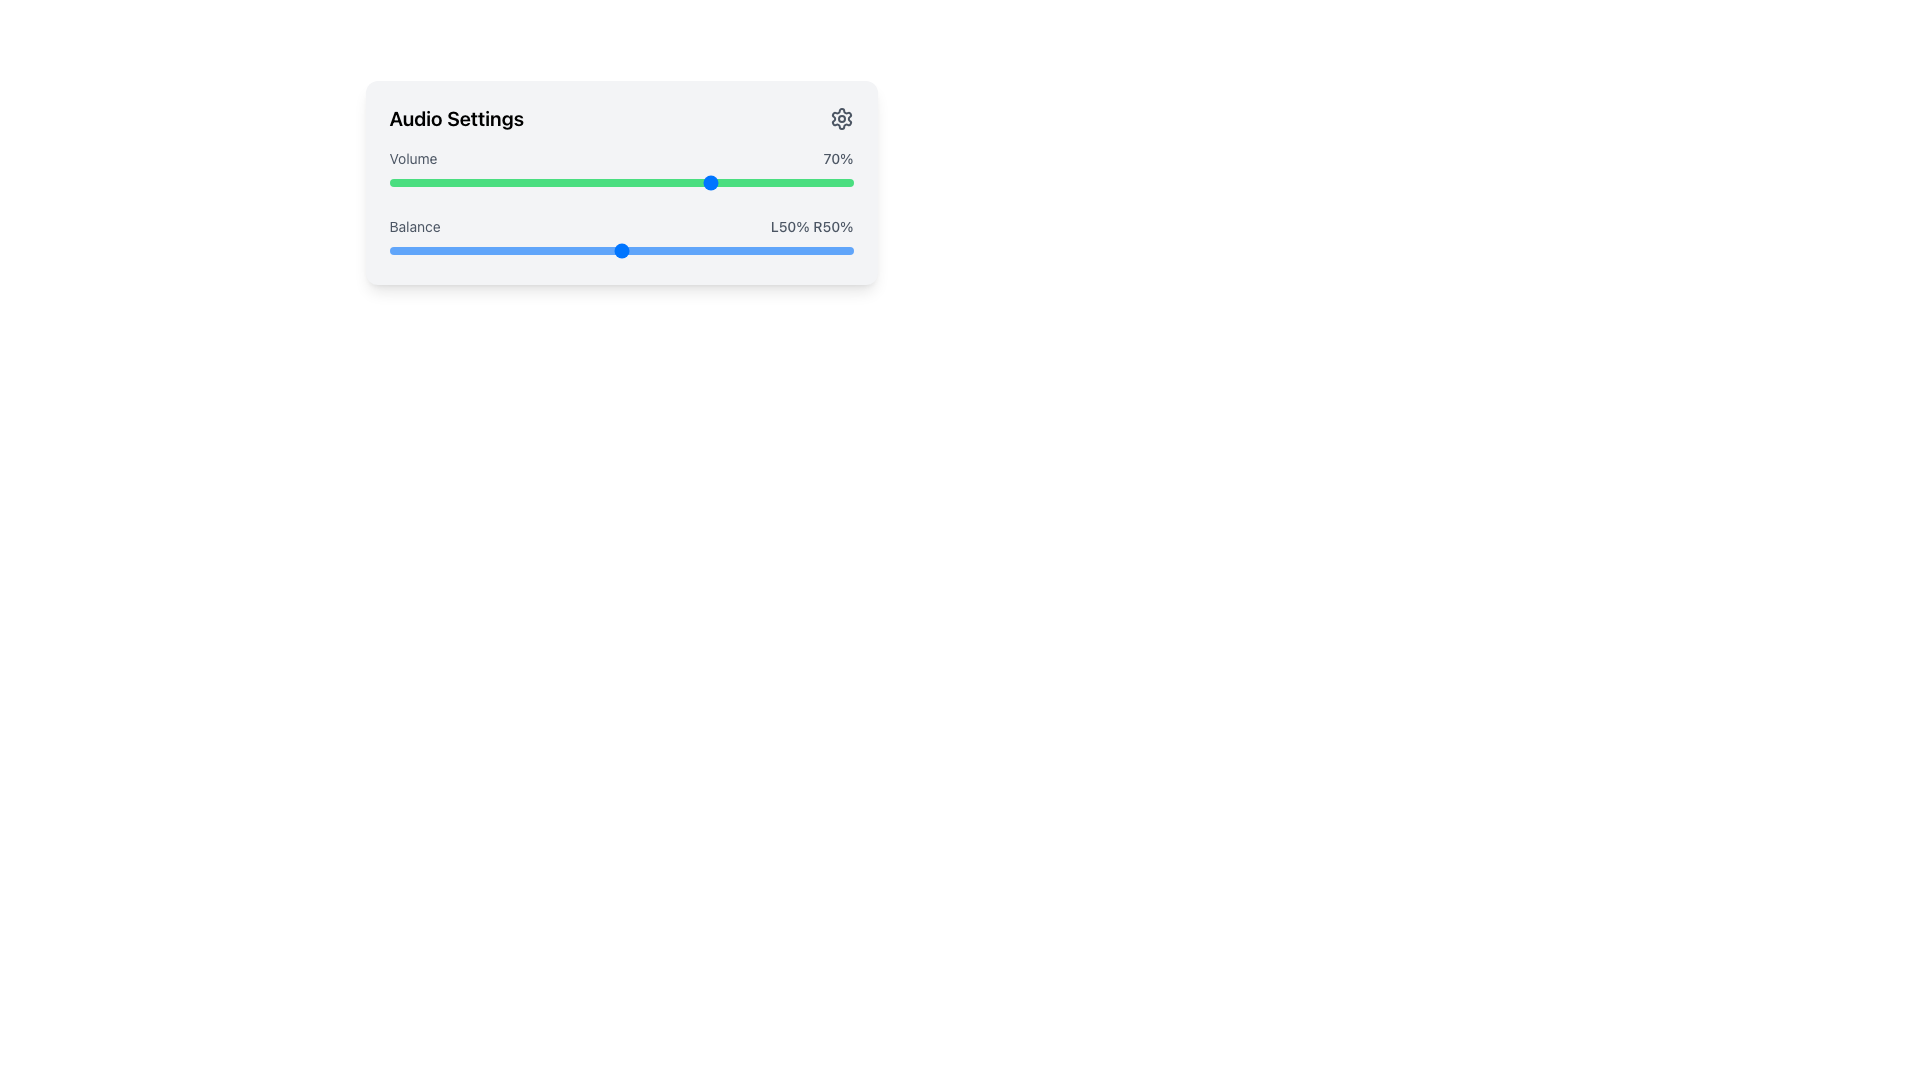 The width and height of the screenshot is (1920, 1080). I want to click on volume, so click(825, 182).